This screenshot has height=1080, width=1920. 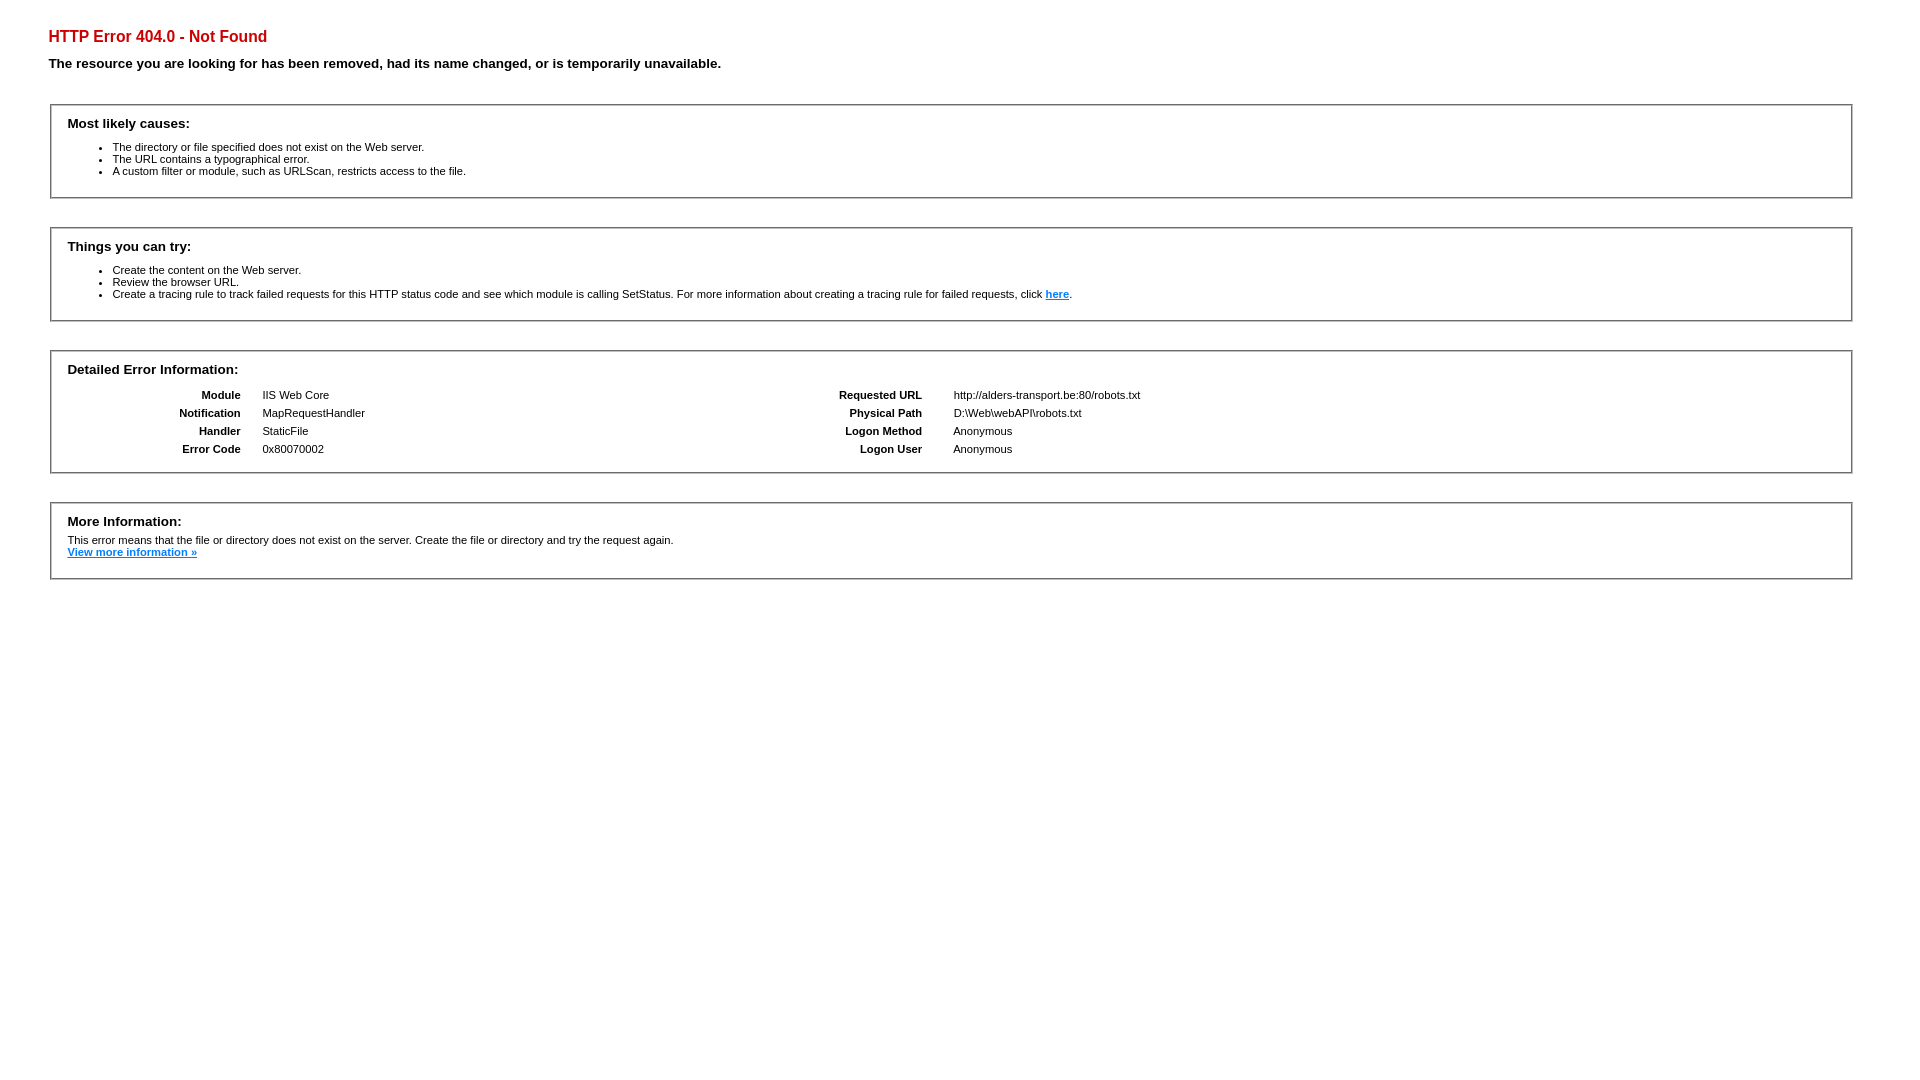 I want to click on 'here', so click(x=1045, y=293).